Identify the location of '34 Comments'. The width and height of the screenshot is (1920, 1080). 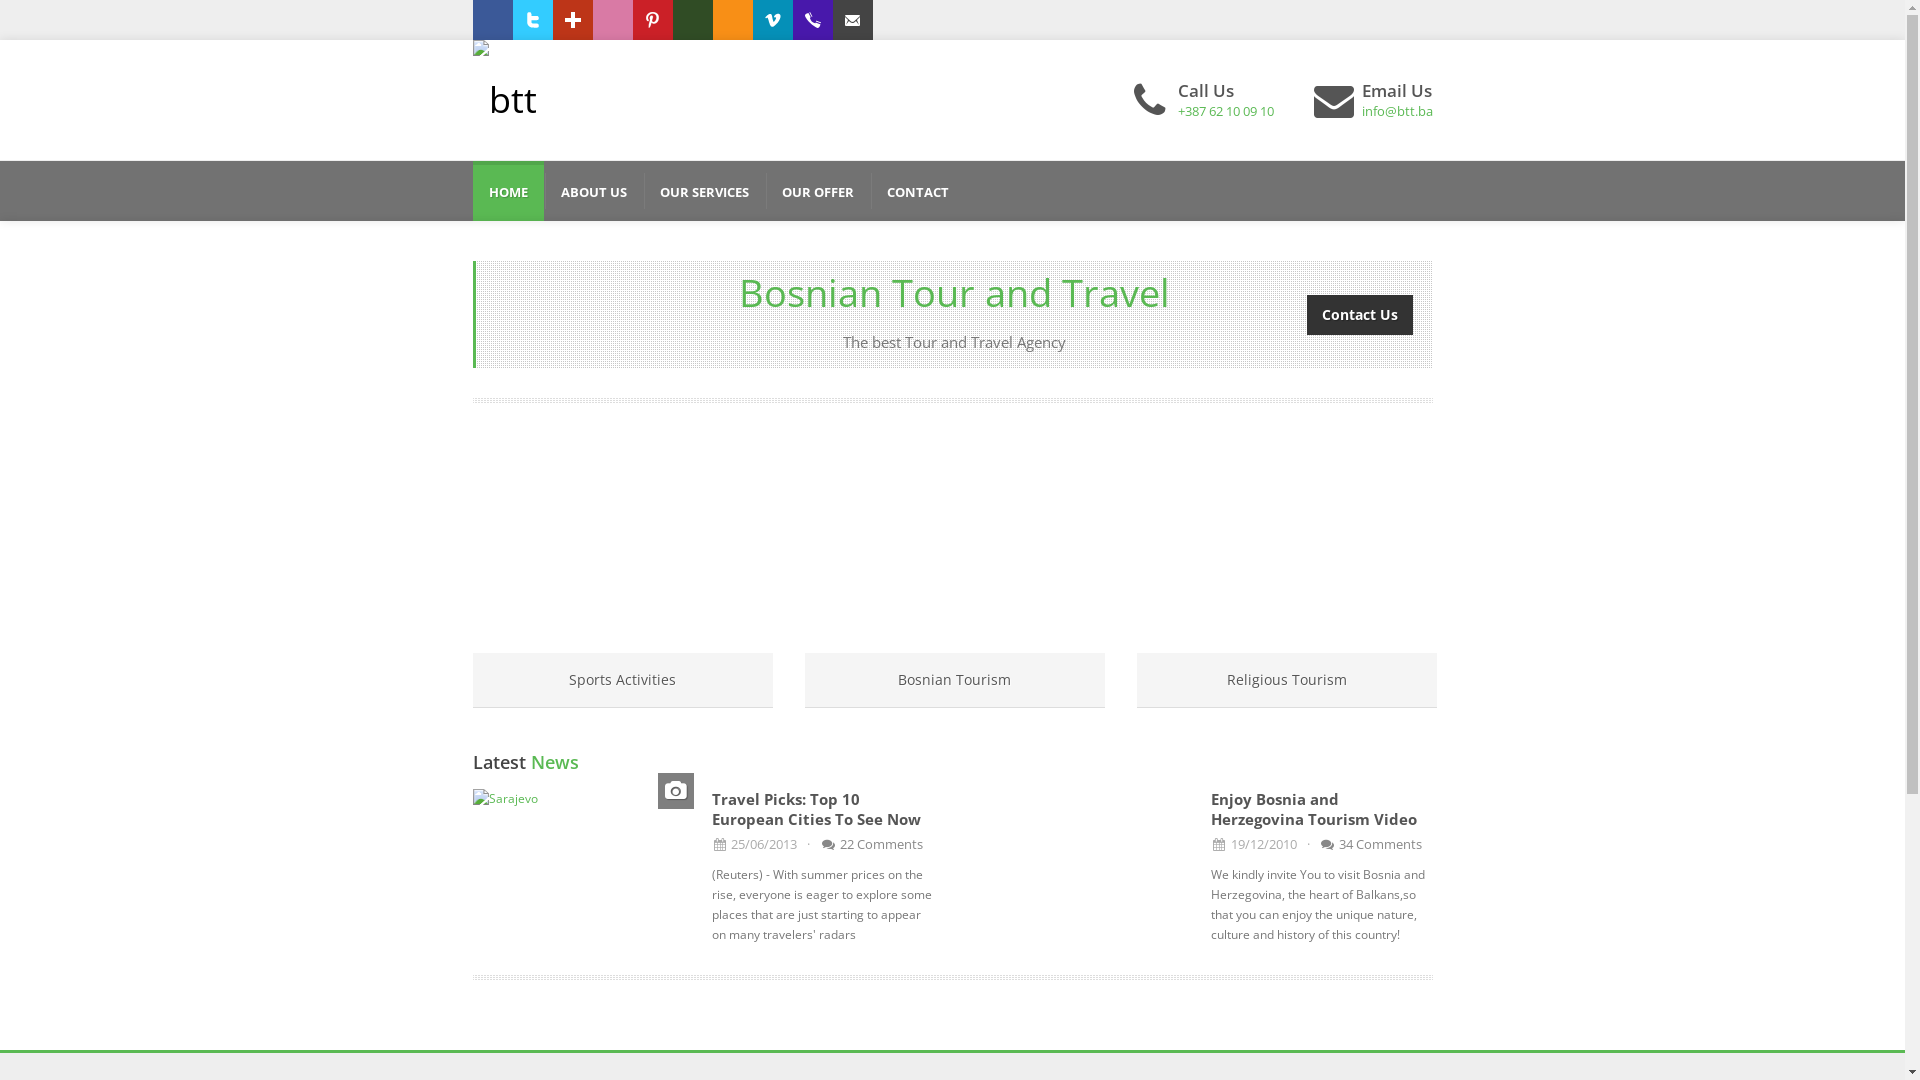
(1370, 844).